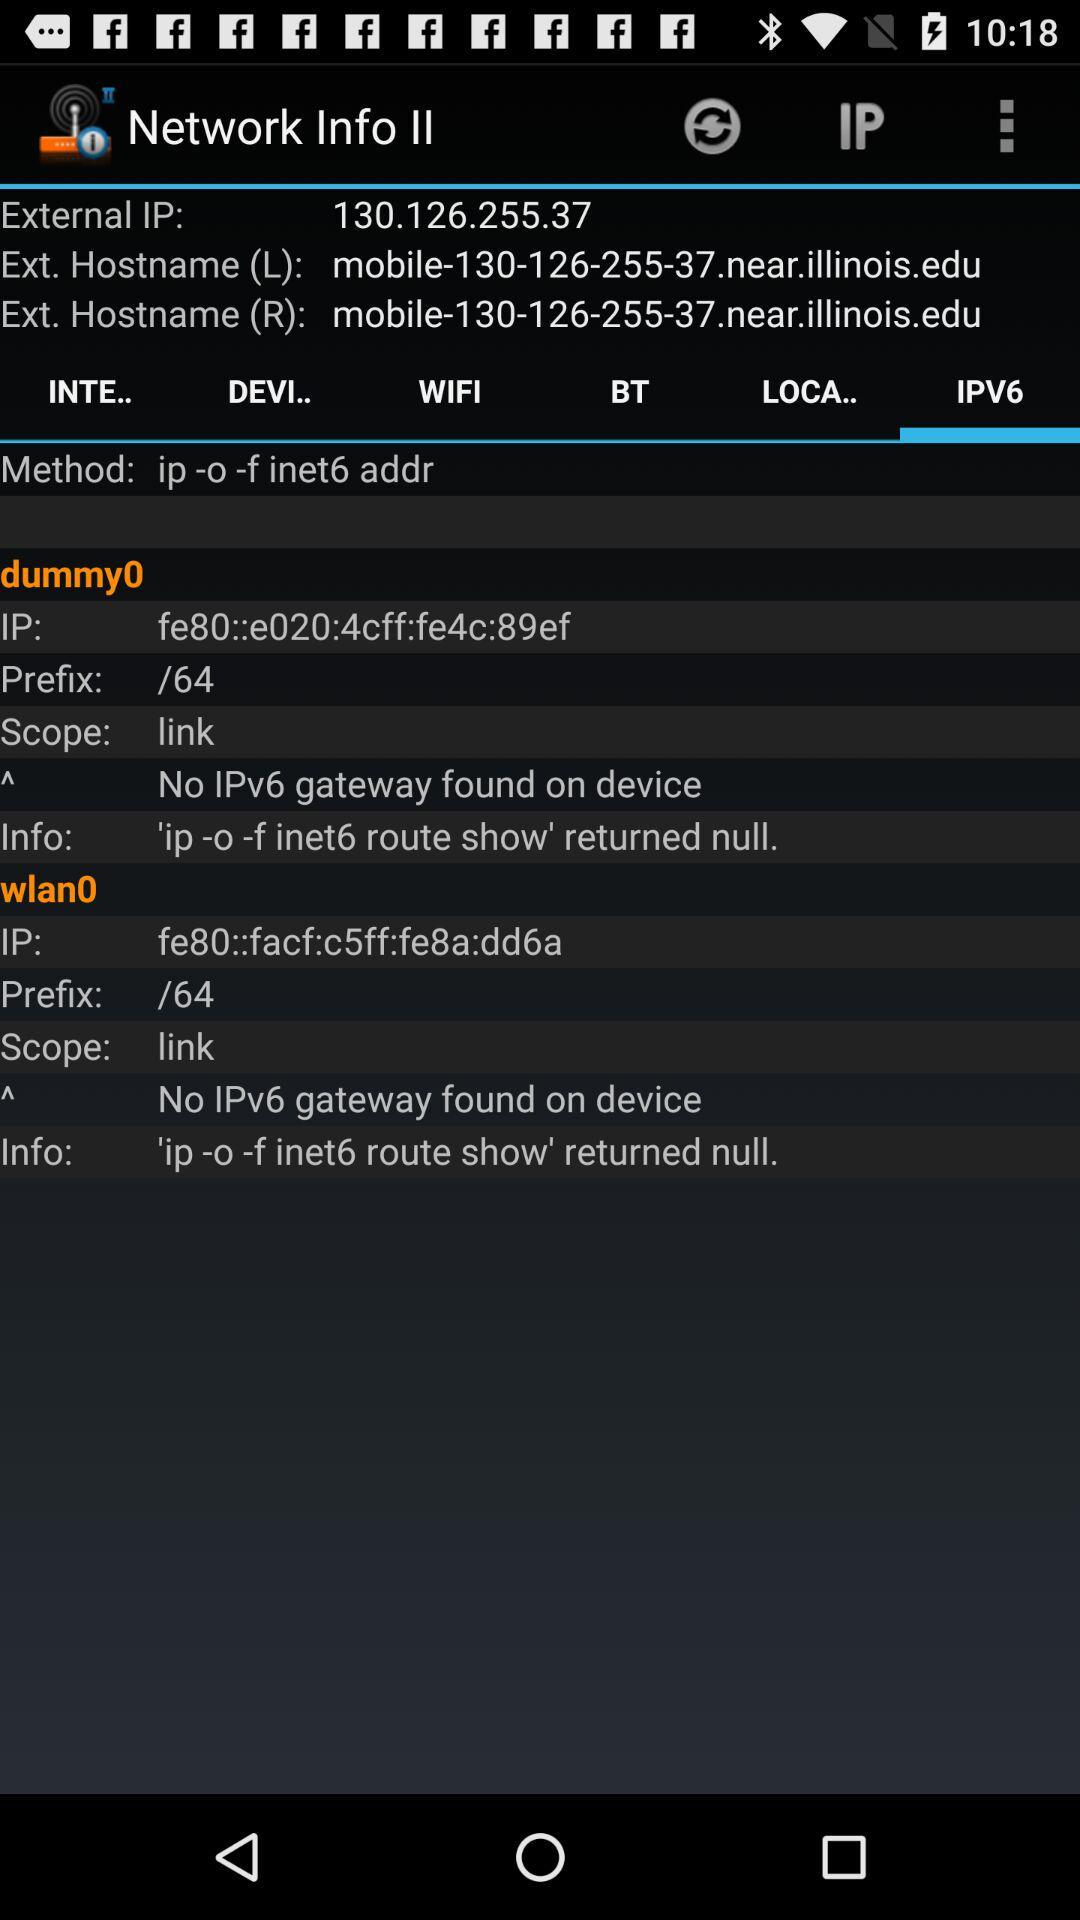 This screenshot has height=1920, width=1080. I want to click on item to the left of the bt item, so click(450, 390).